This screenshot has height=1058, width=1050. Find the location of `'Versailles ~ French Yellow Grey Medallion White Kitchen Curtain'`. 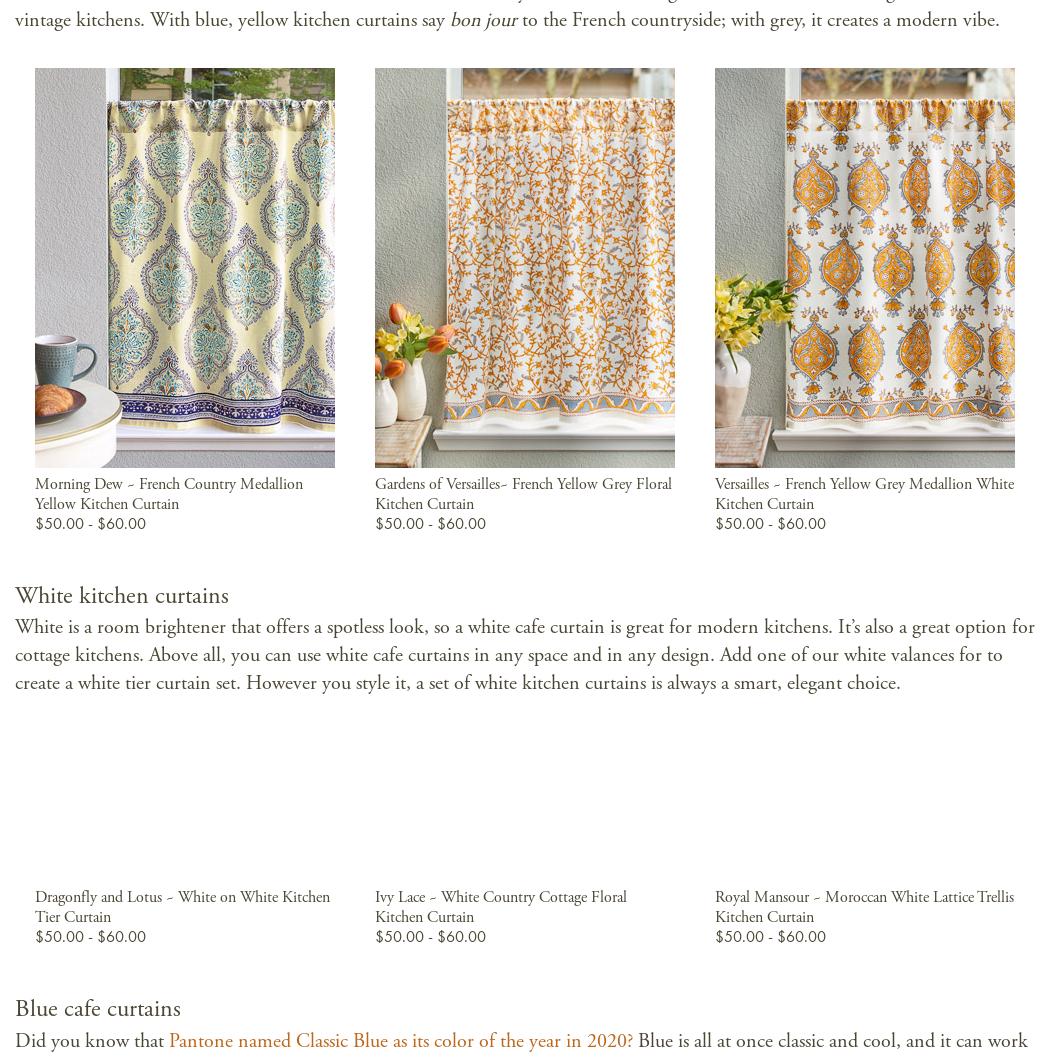

'Versailles ~ French Yellow Grey Medallion White Kitchen Curtain' is located at coordinates (713, 492).